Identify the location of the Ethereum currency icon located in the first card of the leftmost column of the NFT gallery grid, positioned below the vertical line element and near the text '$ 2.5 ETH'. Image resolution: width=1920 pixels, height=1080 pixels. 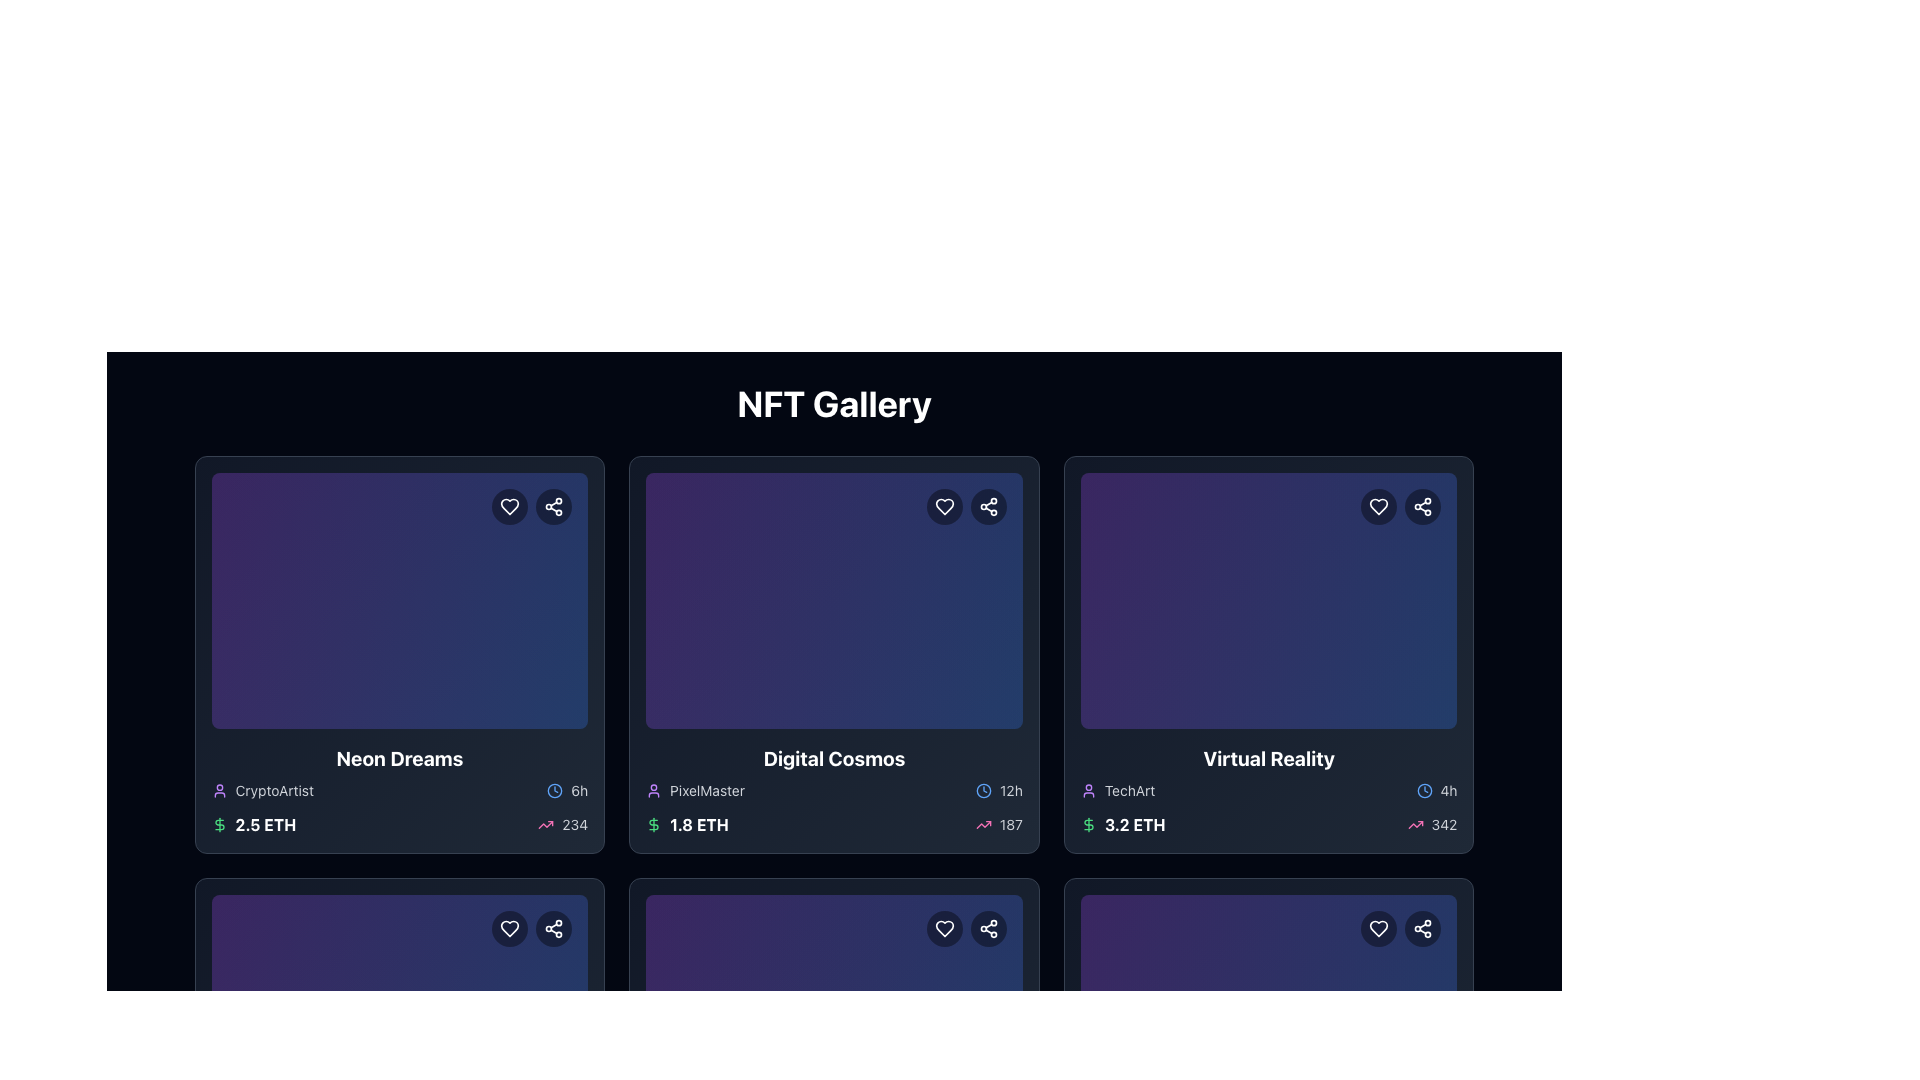
(219, 825).